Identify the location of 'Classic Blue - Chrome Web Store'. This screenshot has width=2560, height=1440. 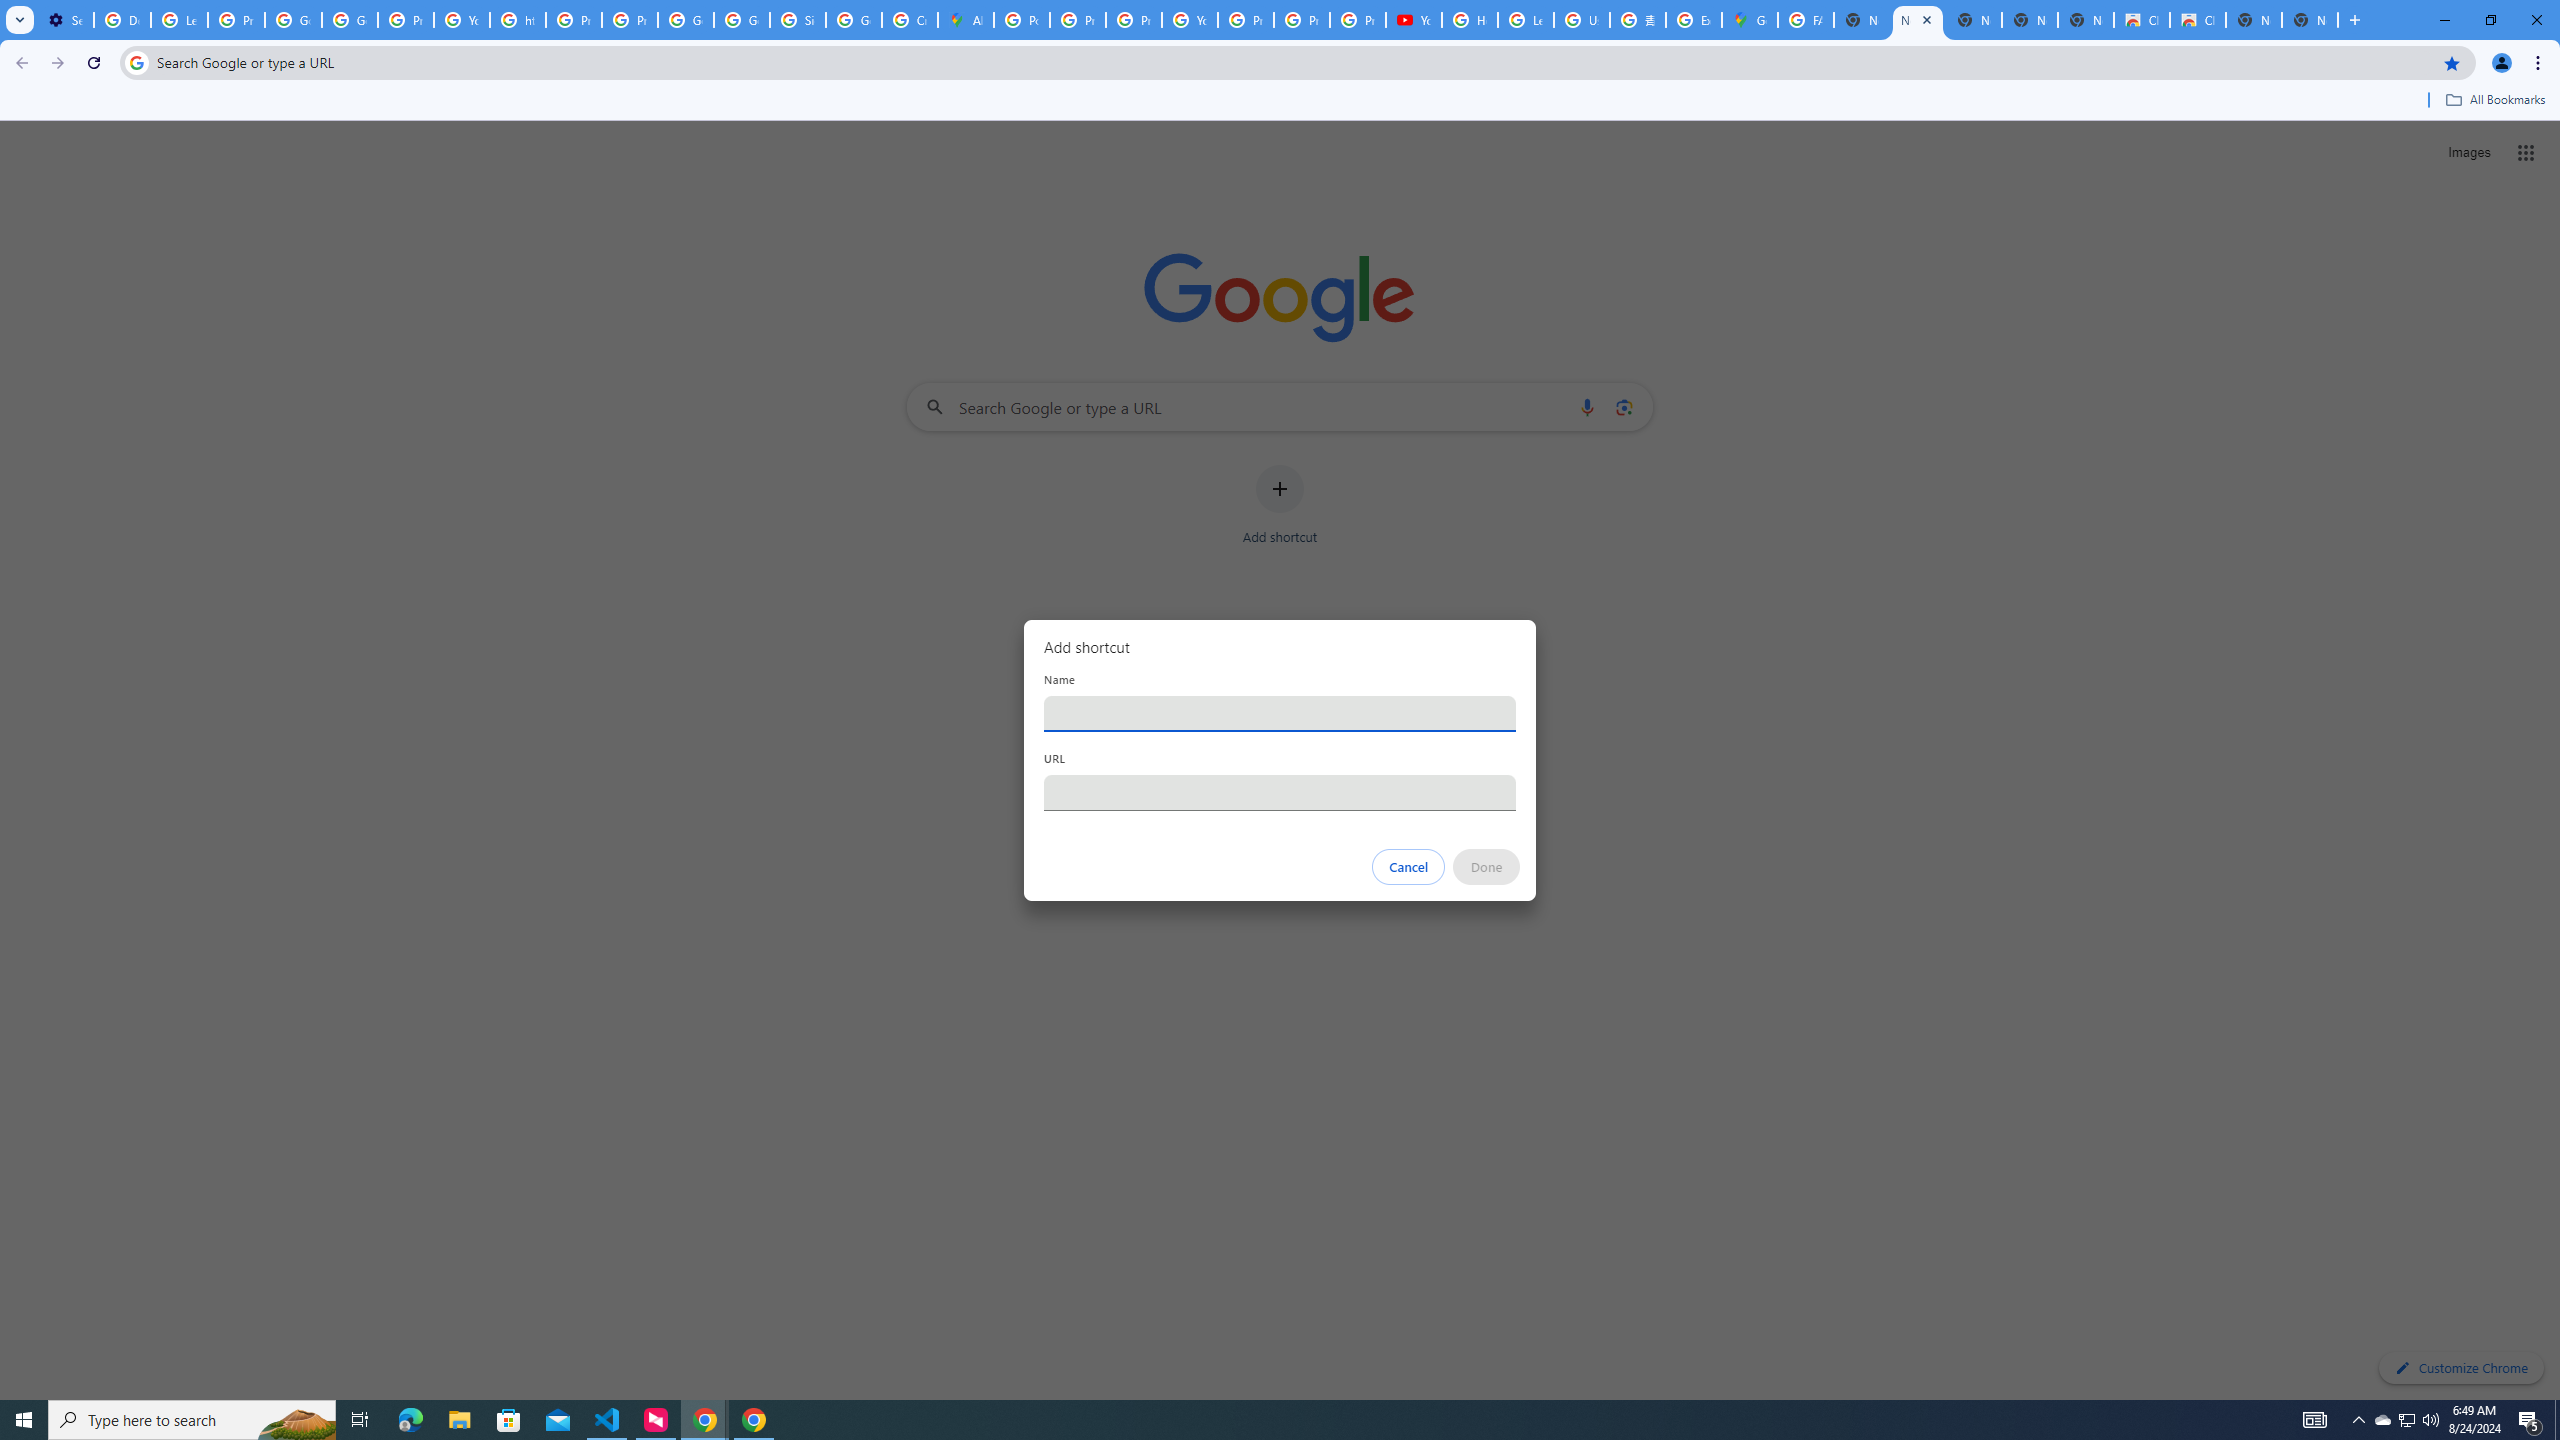
(2140, 19).